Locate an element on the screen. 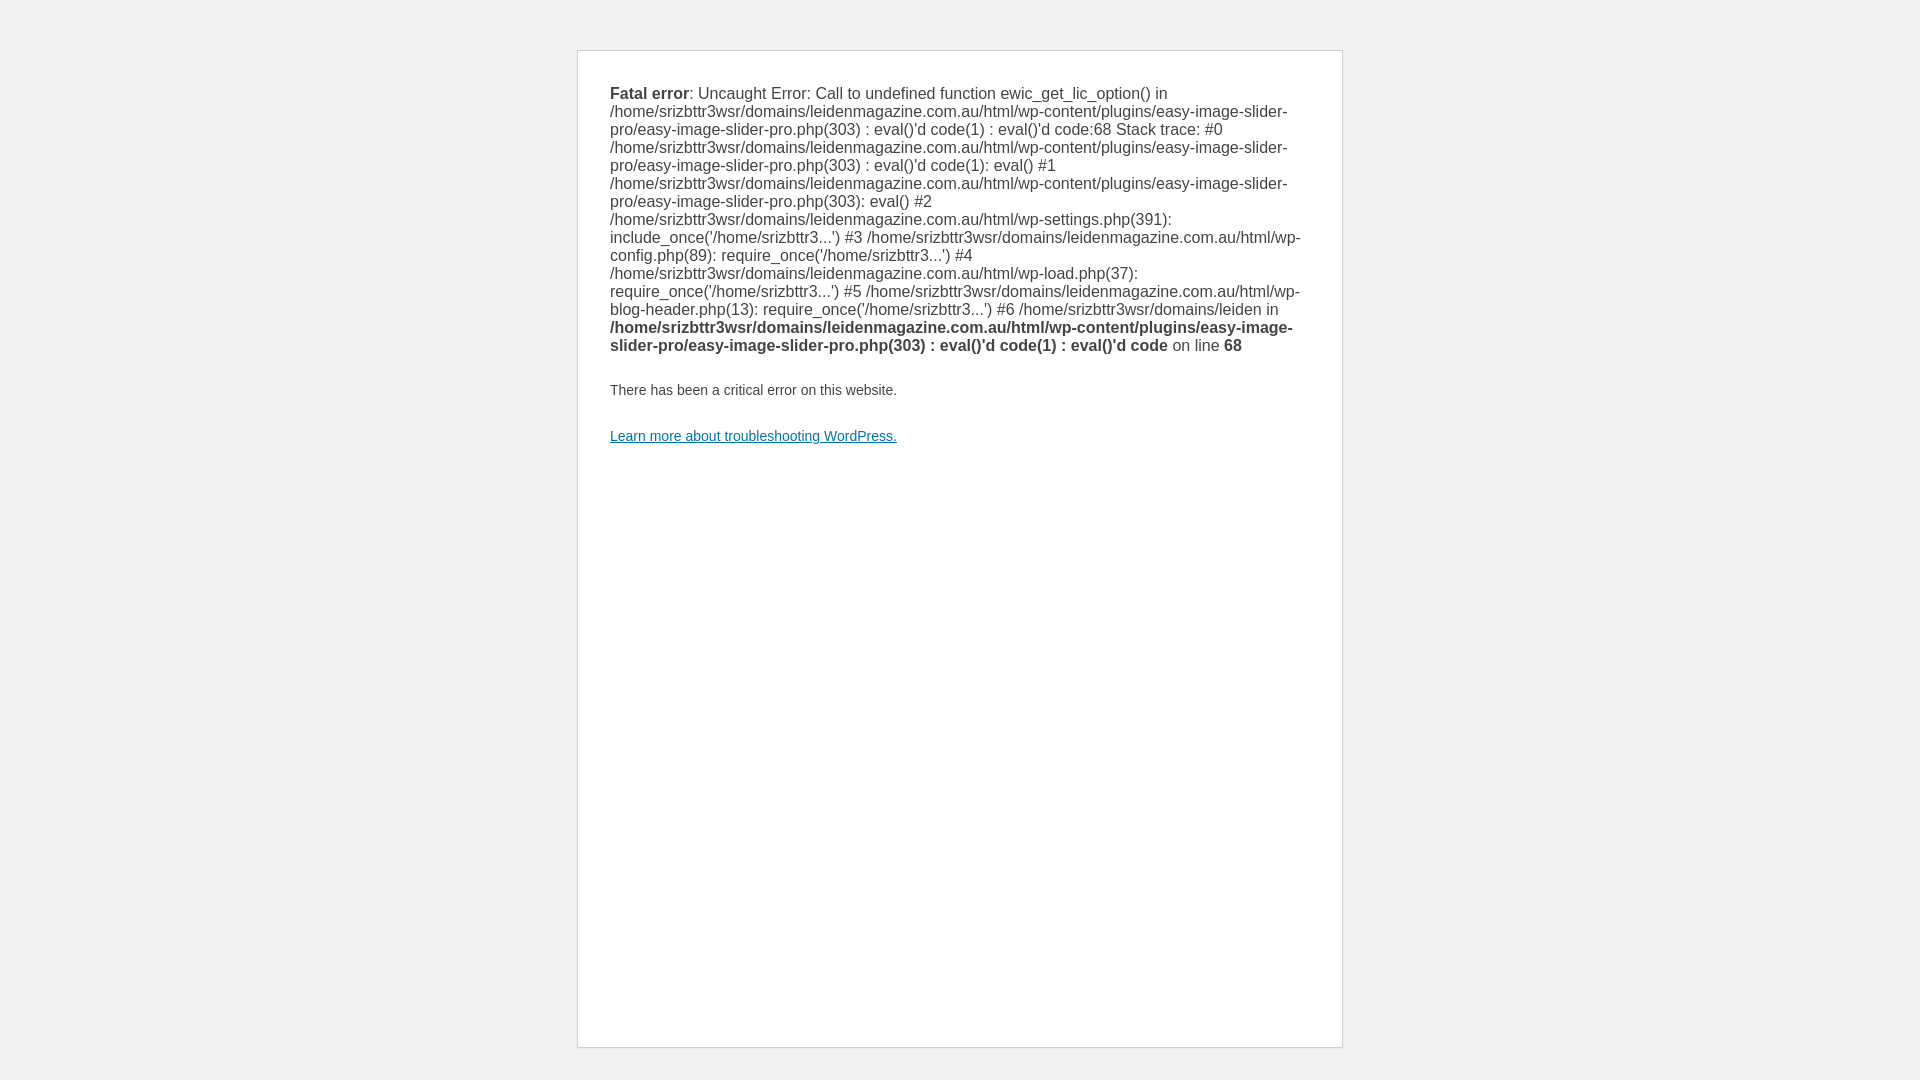 The image size is (1920, 1080). 'Learn more about troubleshooting WordPress.' is located at coordinates (752, 434).